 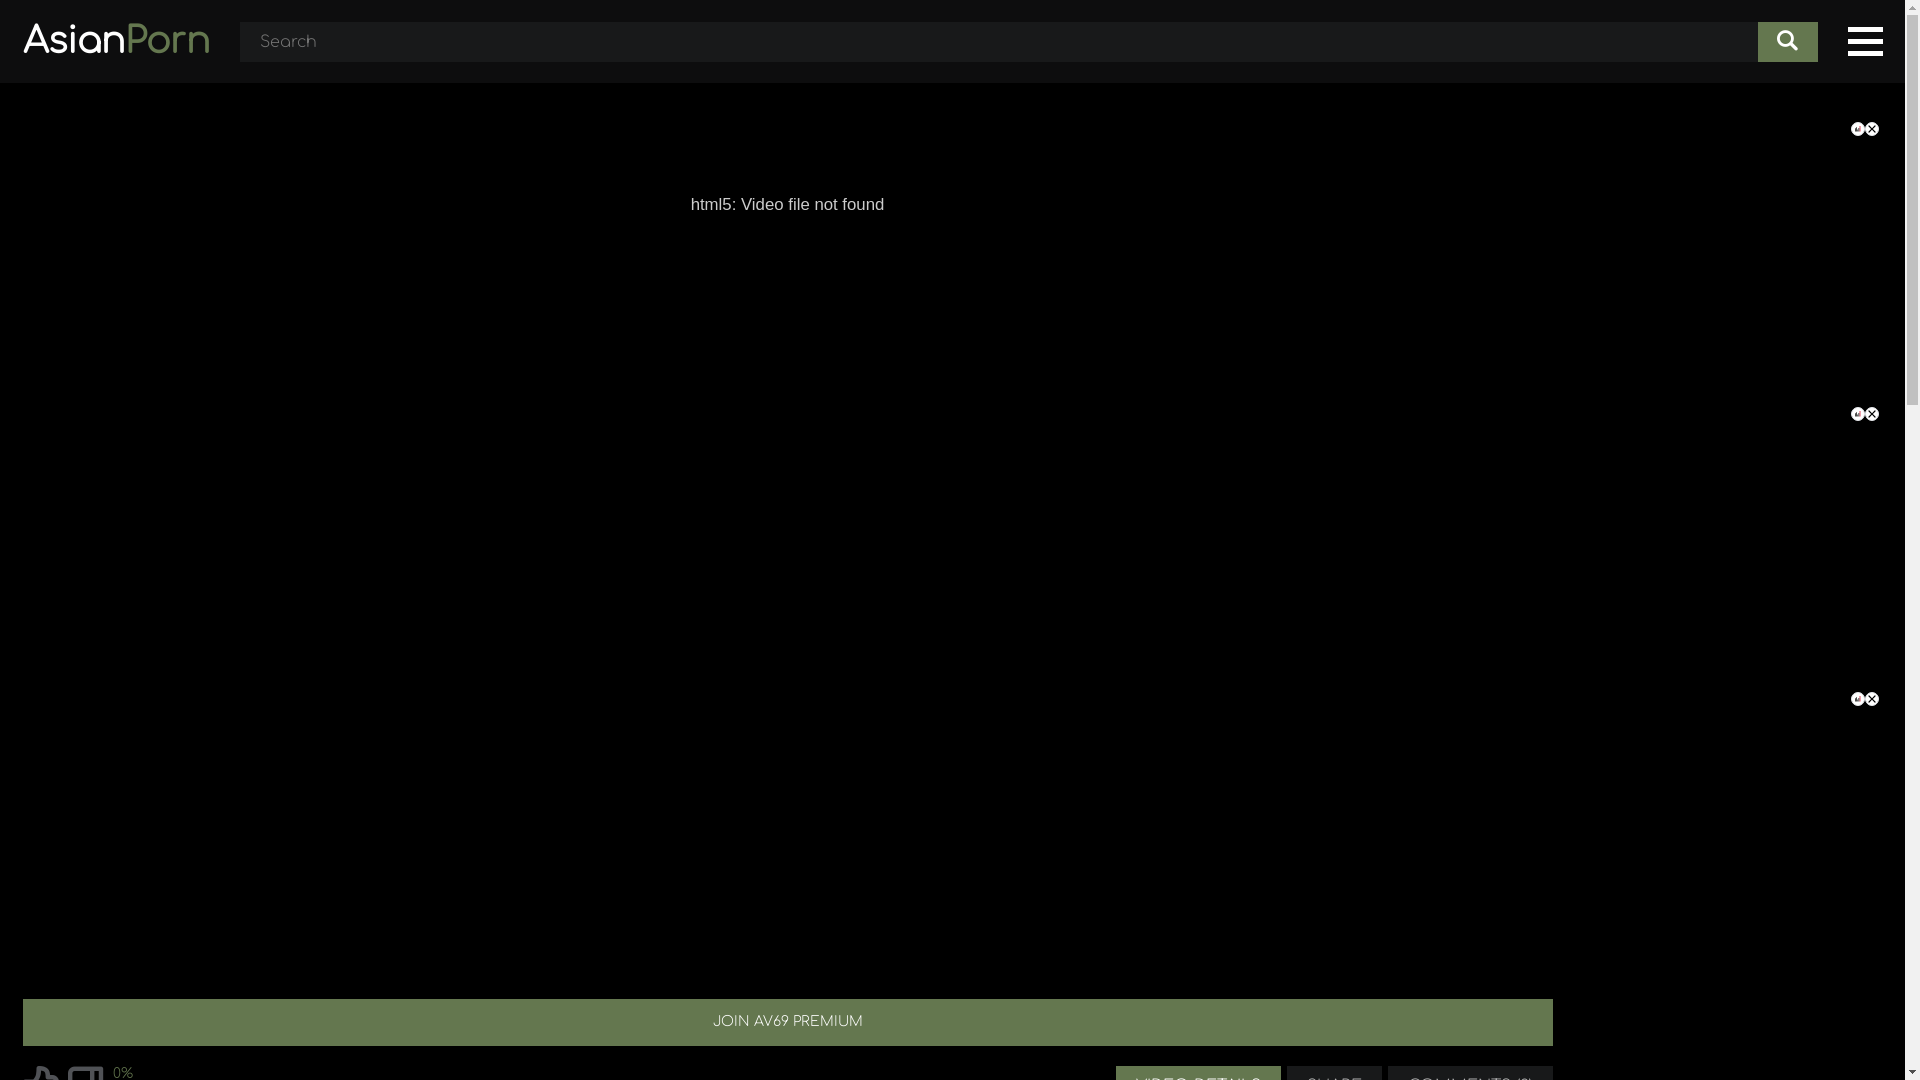 What do you see at coordinates (114, 41) in the screenshot?
I see `'AsianPorn'` at bounding box center [114, 41].